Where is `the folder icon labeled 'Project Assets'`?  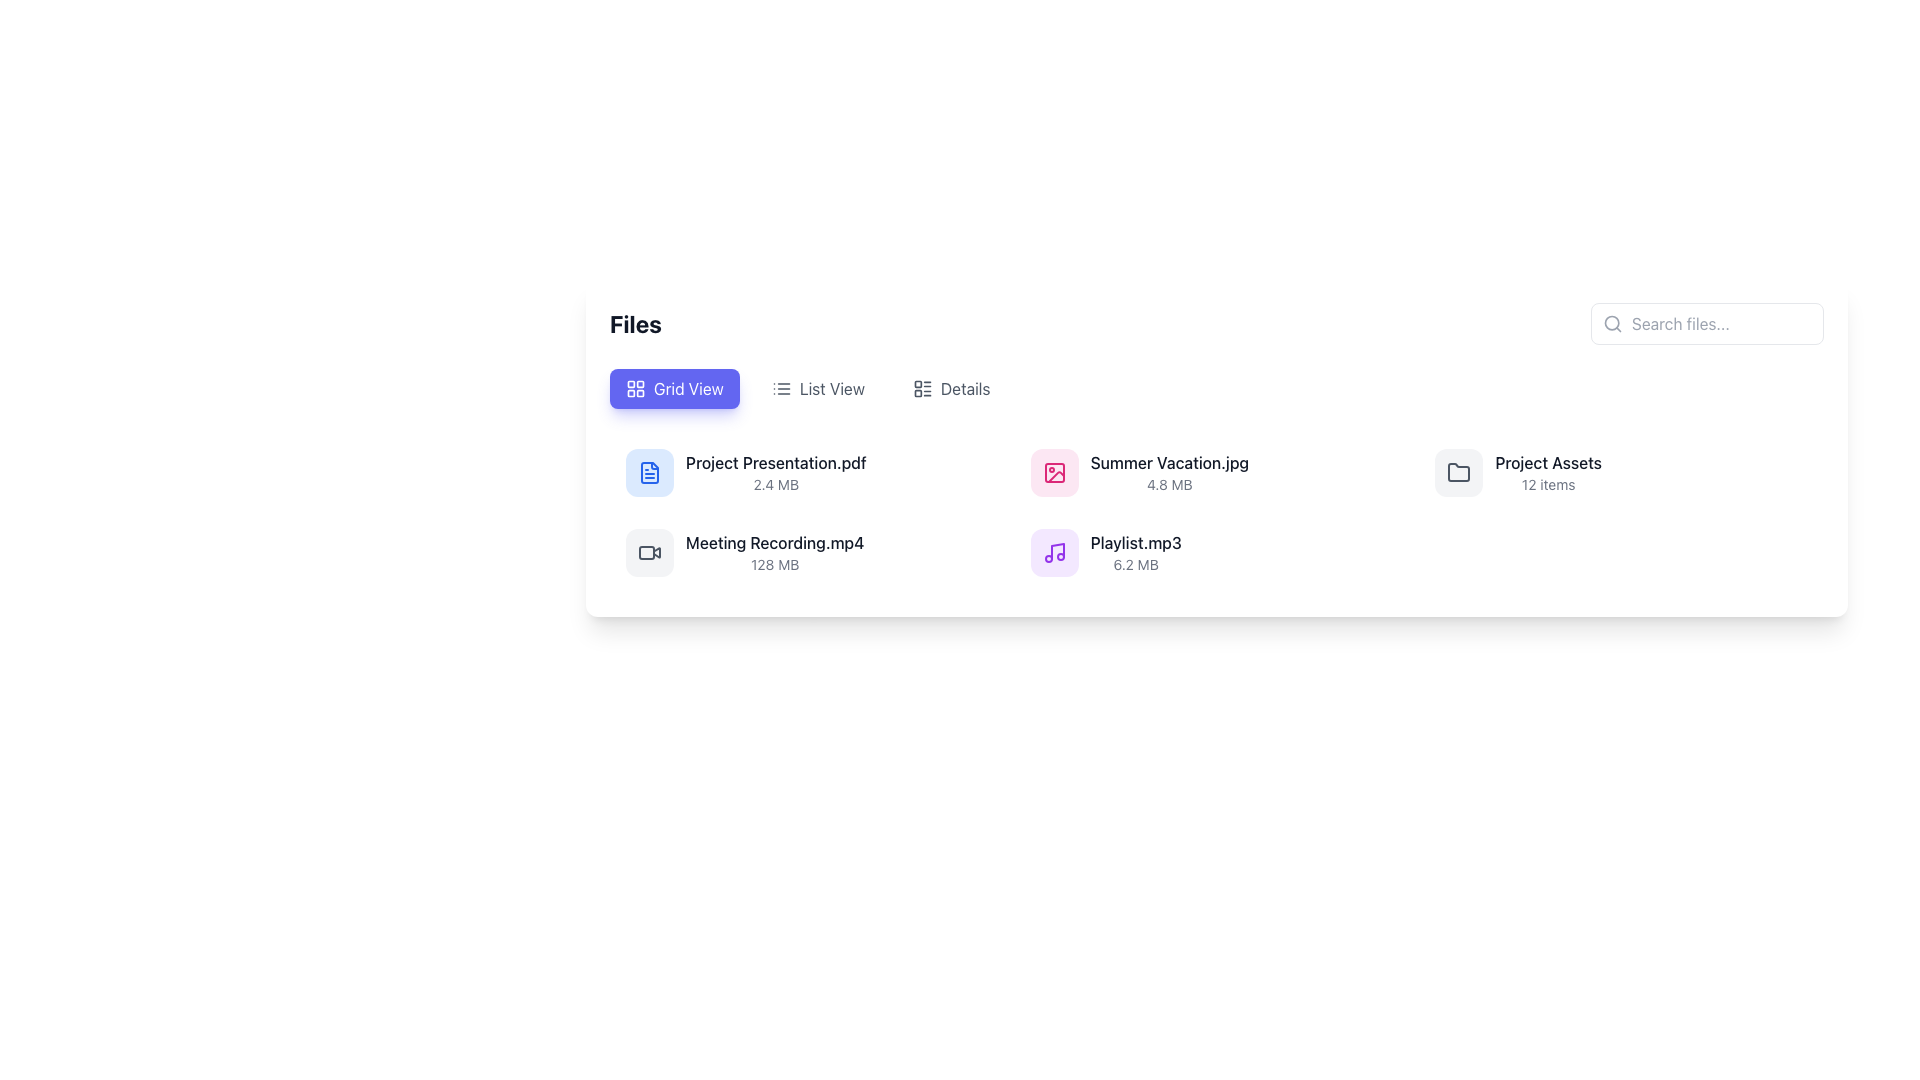 the folder icon labeled 'Project Assets' is located at coordinates (1459, 472).